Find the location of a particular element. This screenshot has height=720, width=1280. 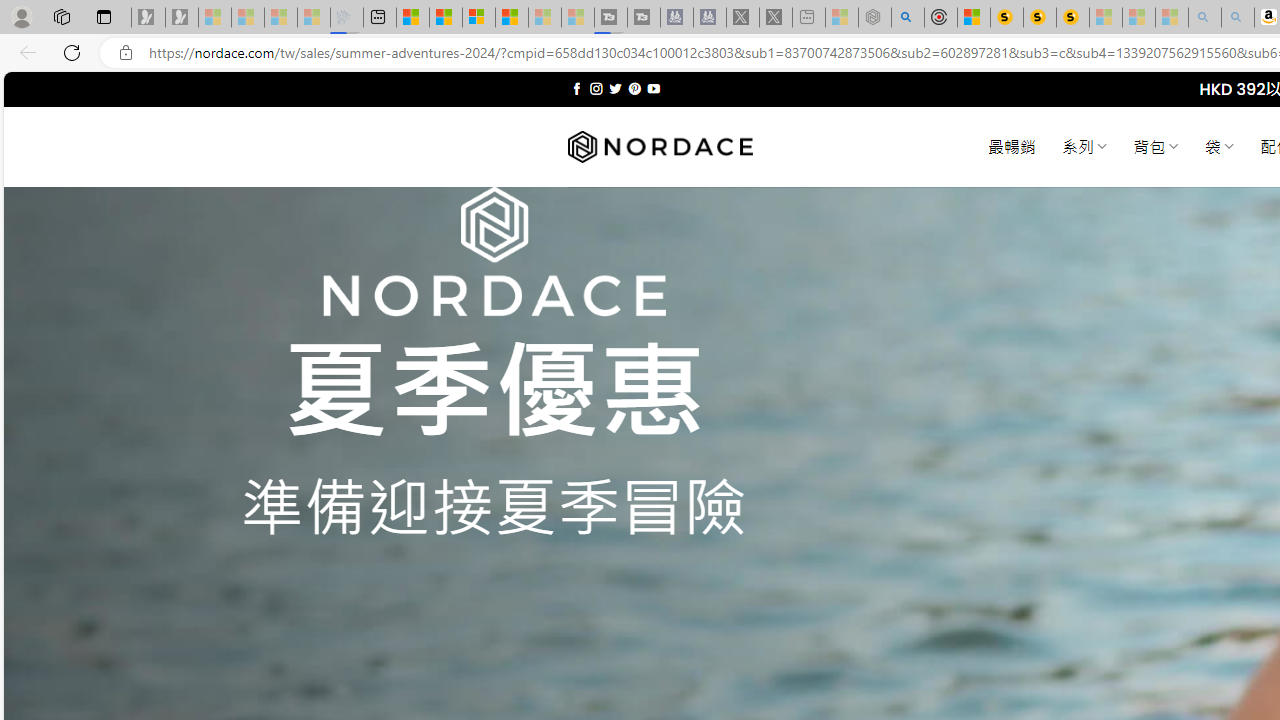

'Personal Profile' is located at coordinates (21, 16).